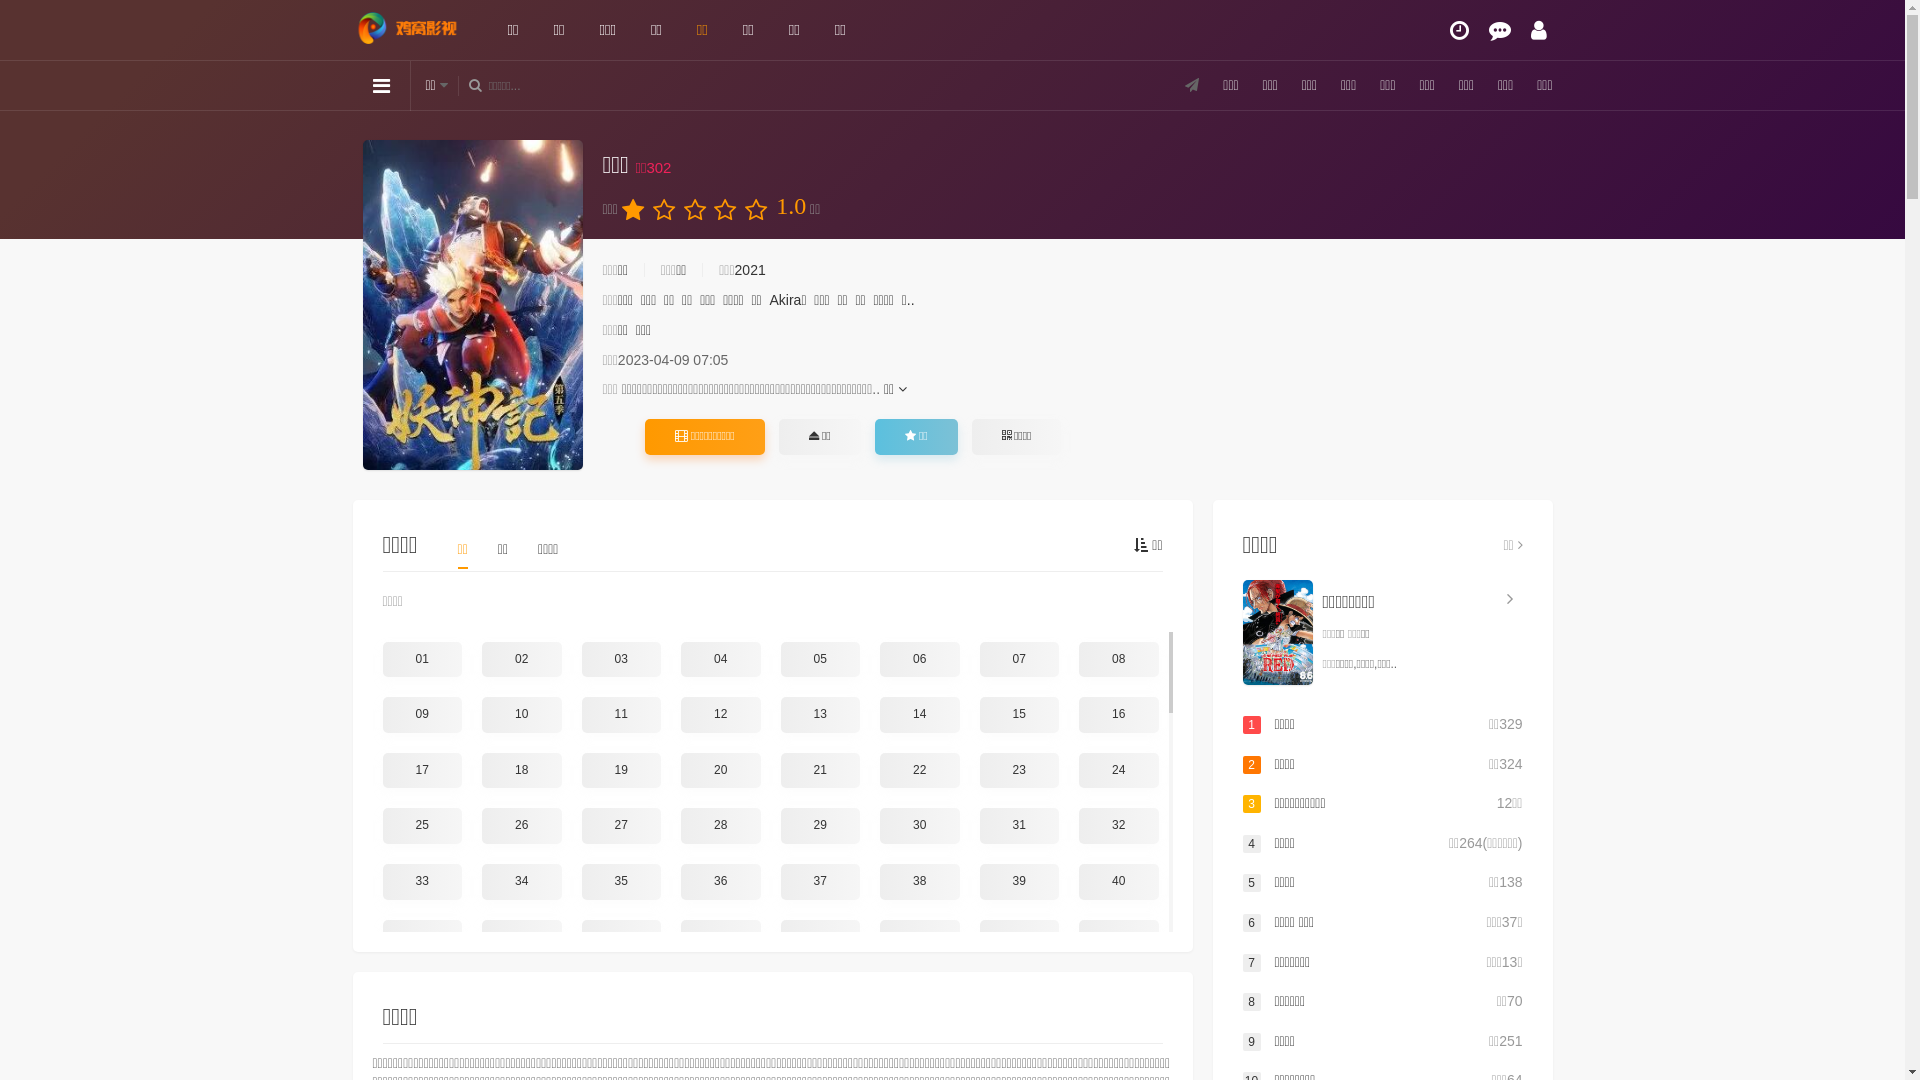 This screenshot has height=1080, width=1920. I want to click on '18', so click(481, 770).